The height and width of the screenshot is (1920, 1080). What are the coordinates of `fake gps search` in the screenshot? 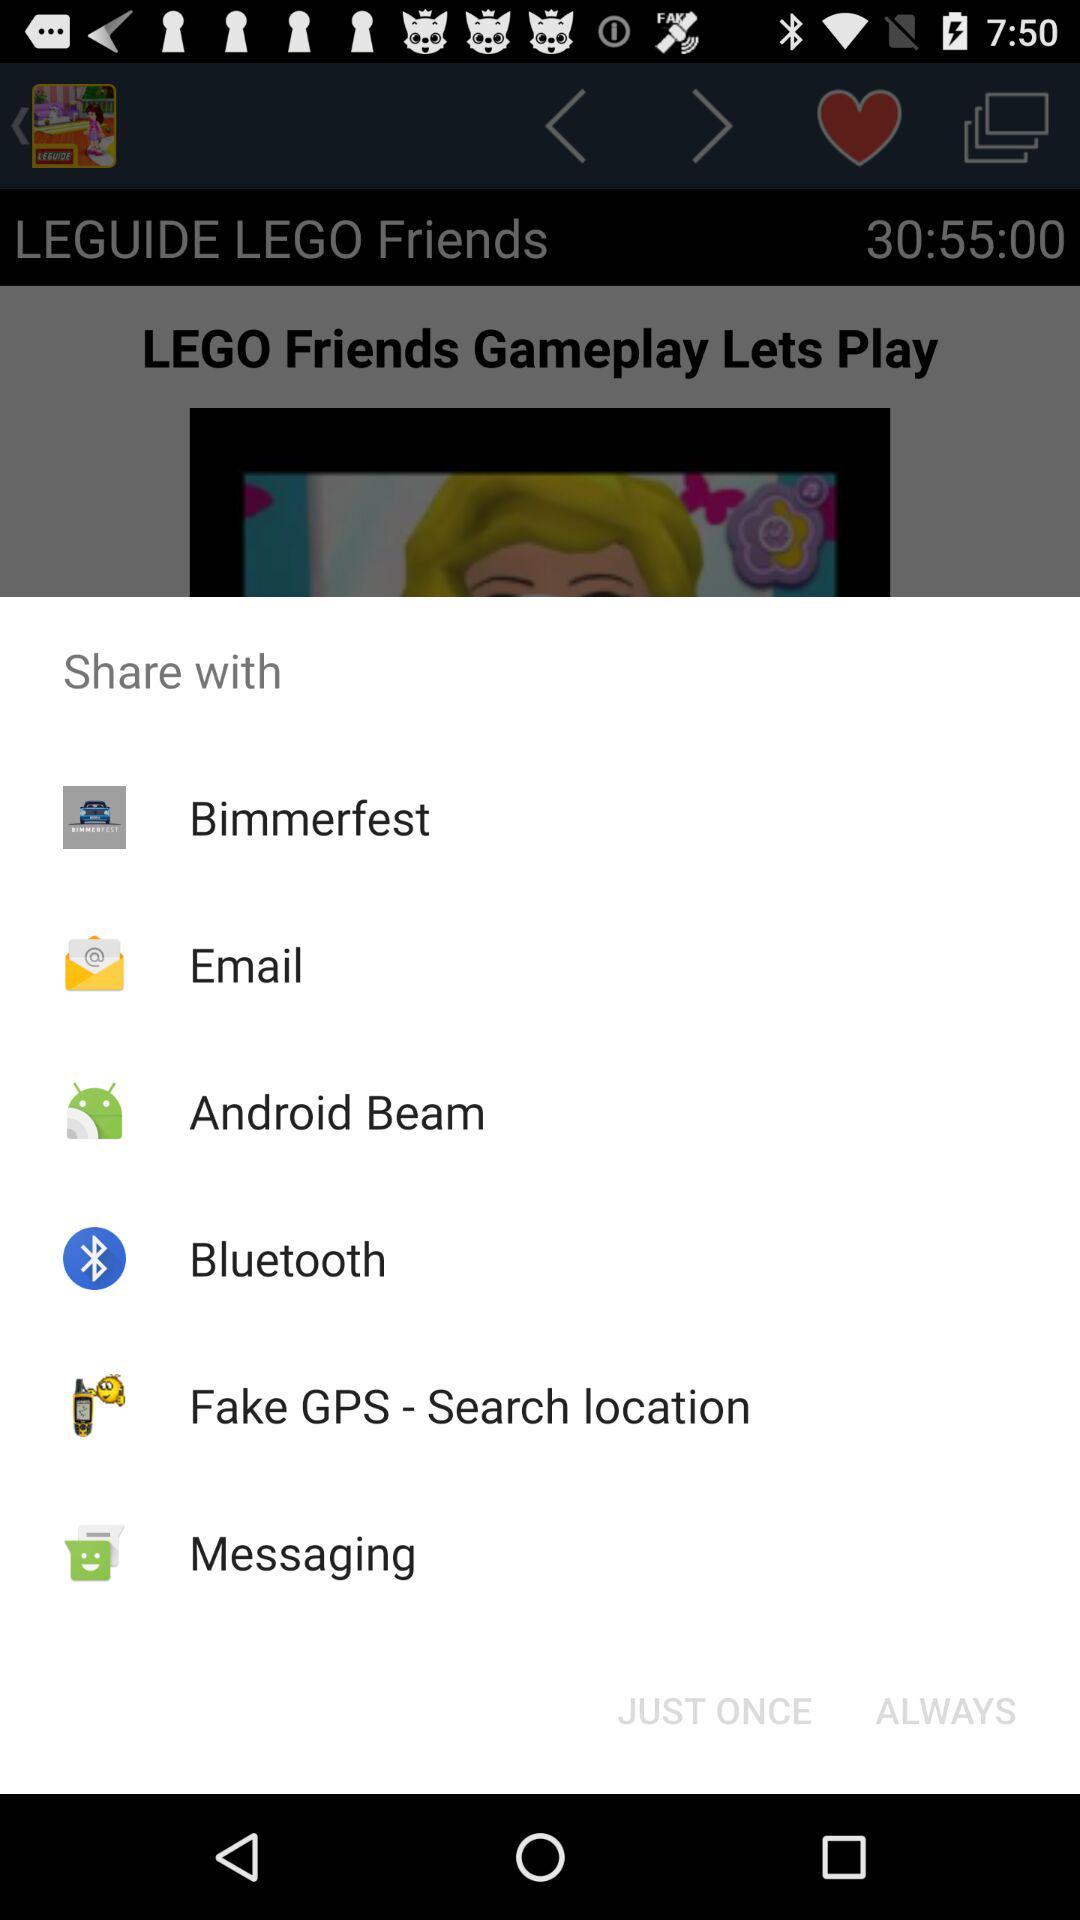 It's located at (470, 1404).